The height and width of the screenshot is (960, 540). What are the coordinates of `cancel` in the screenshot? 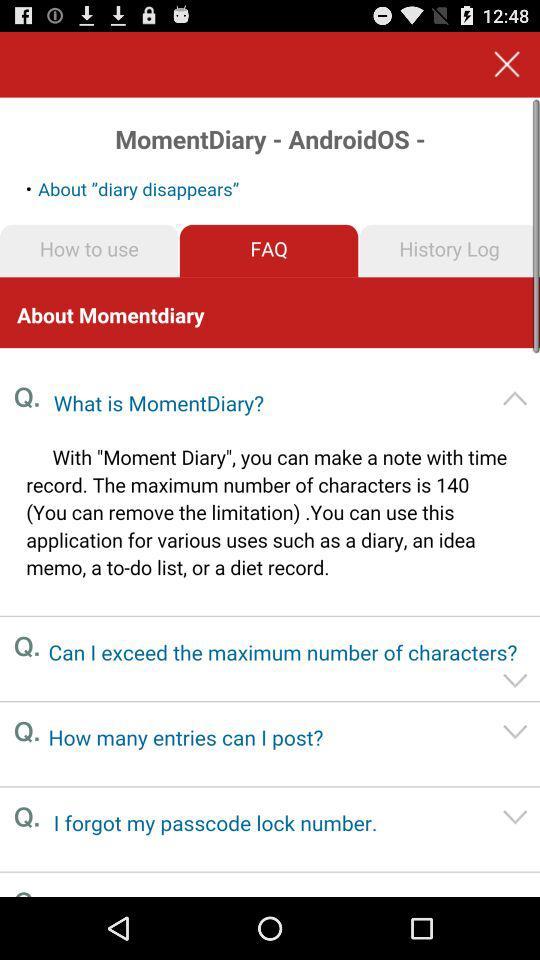 It's located at (507, 64).